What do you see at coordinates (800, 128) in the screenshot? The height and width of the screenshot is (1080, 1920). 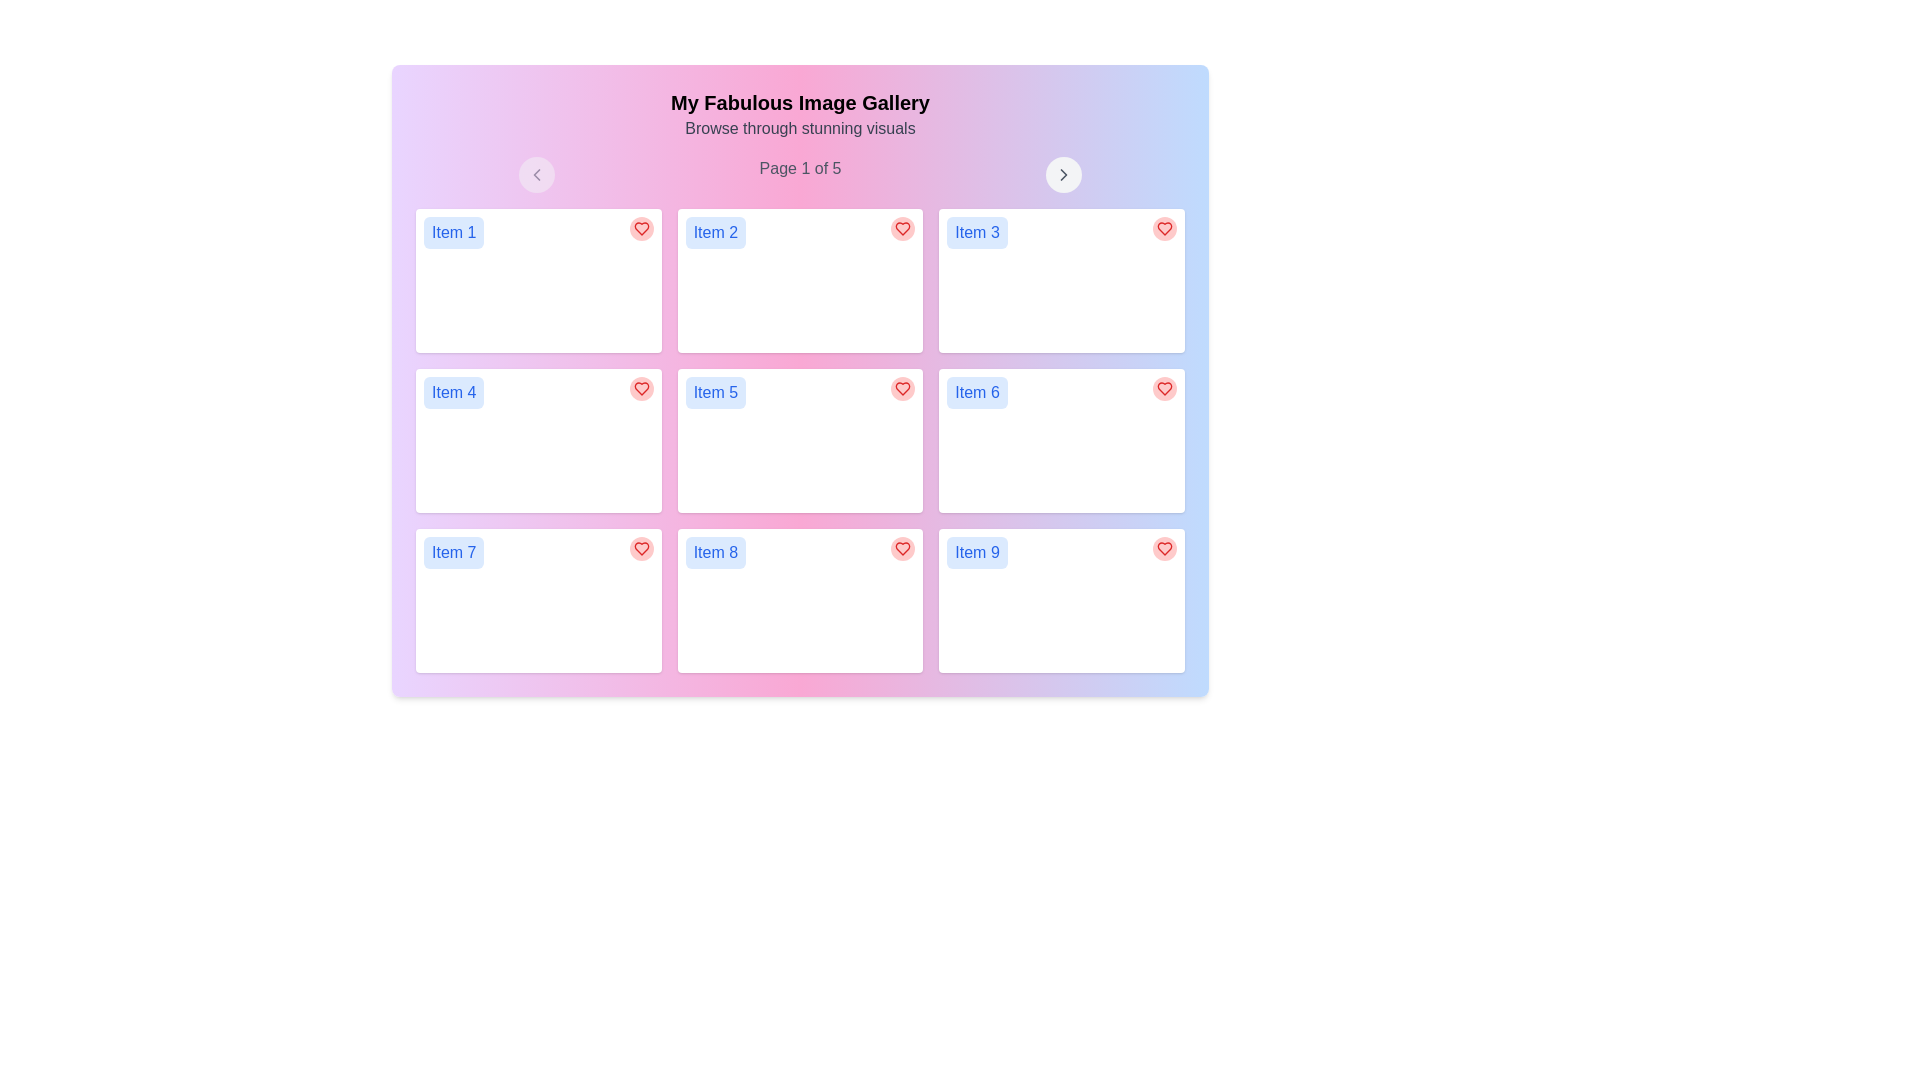 I see `the Text Label that provides a descriptive subtitle for the gallery, located below the header title 'My Fabulous Image Gallery' and centered horizontally` at bounding box center [800, 128].